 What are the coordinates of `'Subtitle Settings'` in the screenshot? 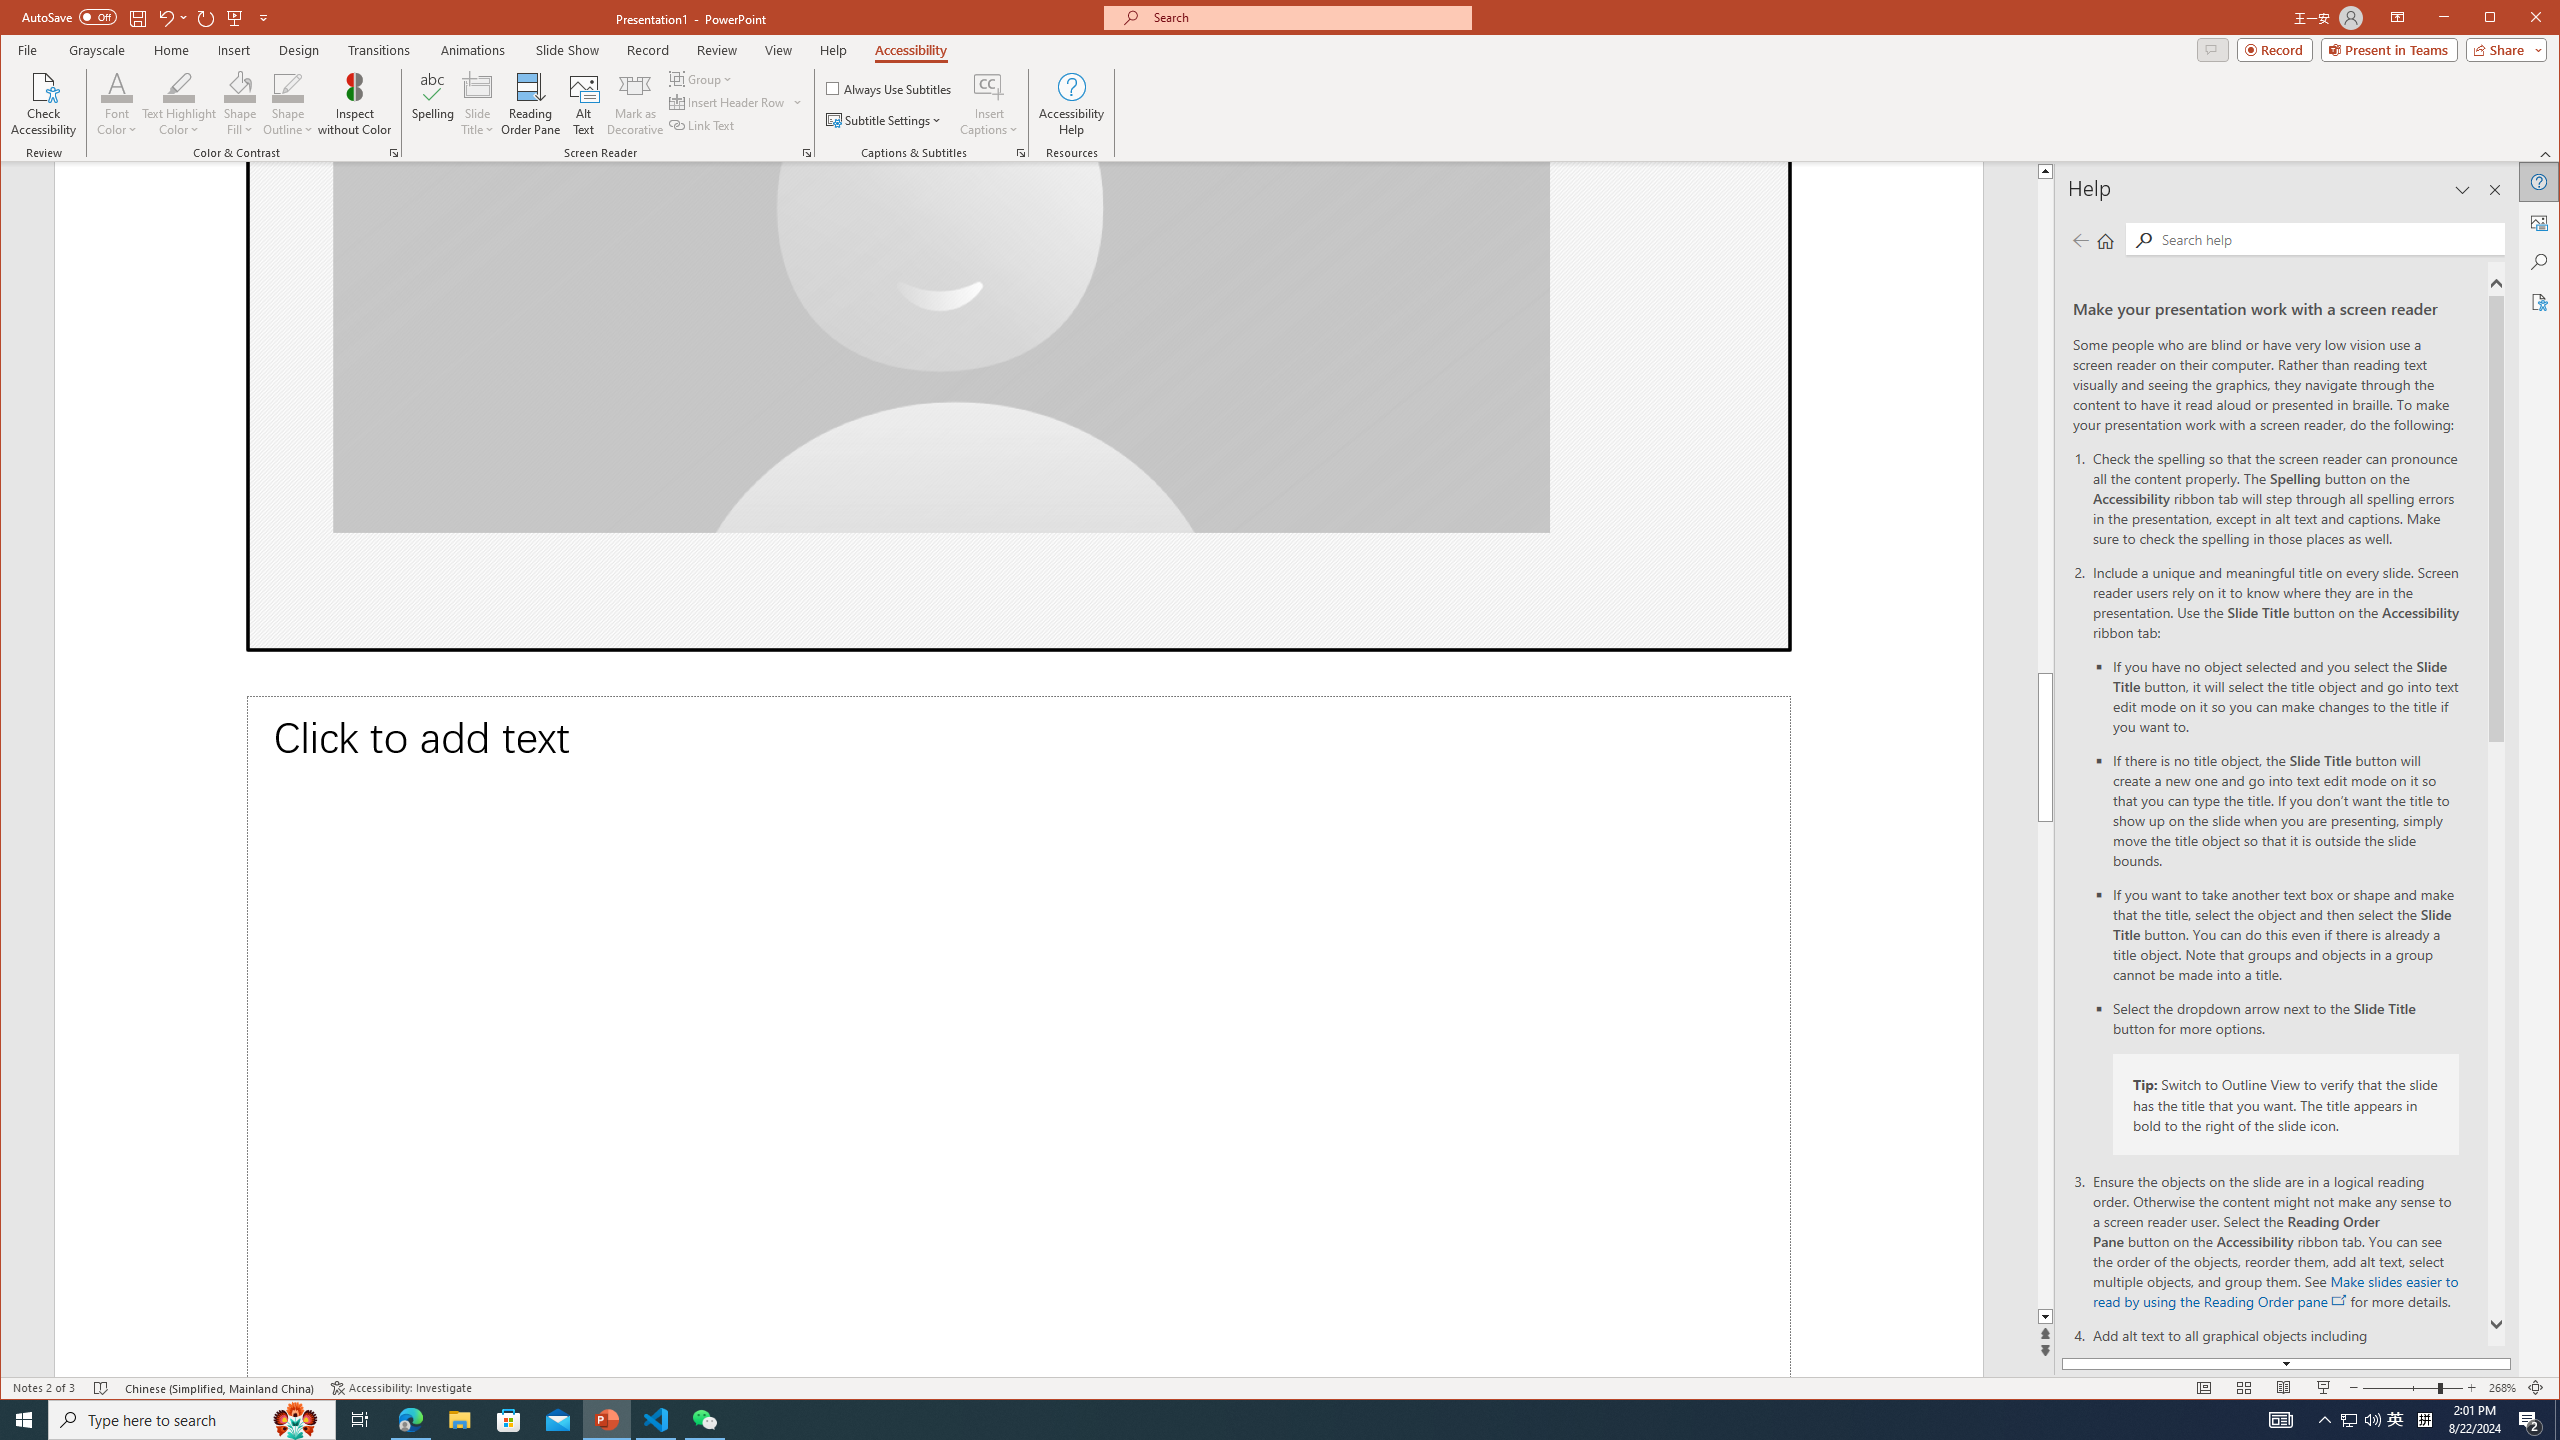 It's located at (884, 119).